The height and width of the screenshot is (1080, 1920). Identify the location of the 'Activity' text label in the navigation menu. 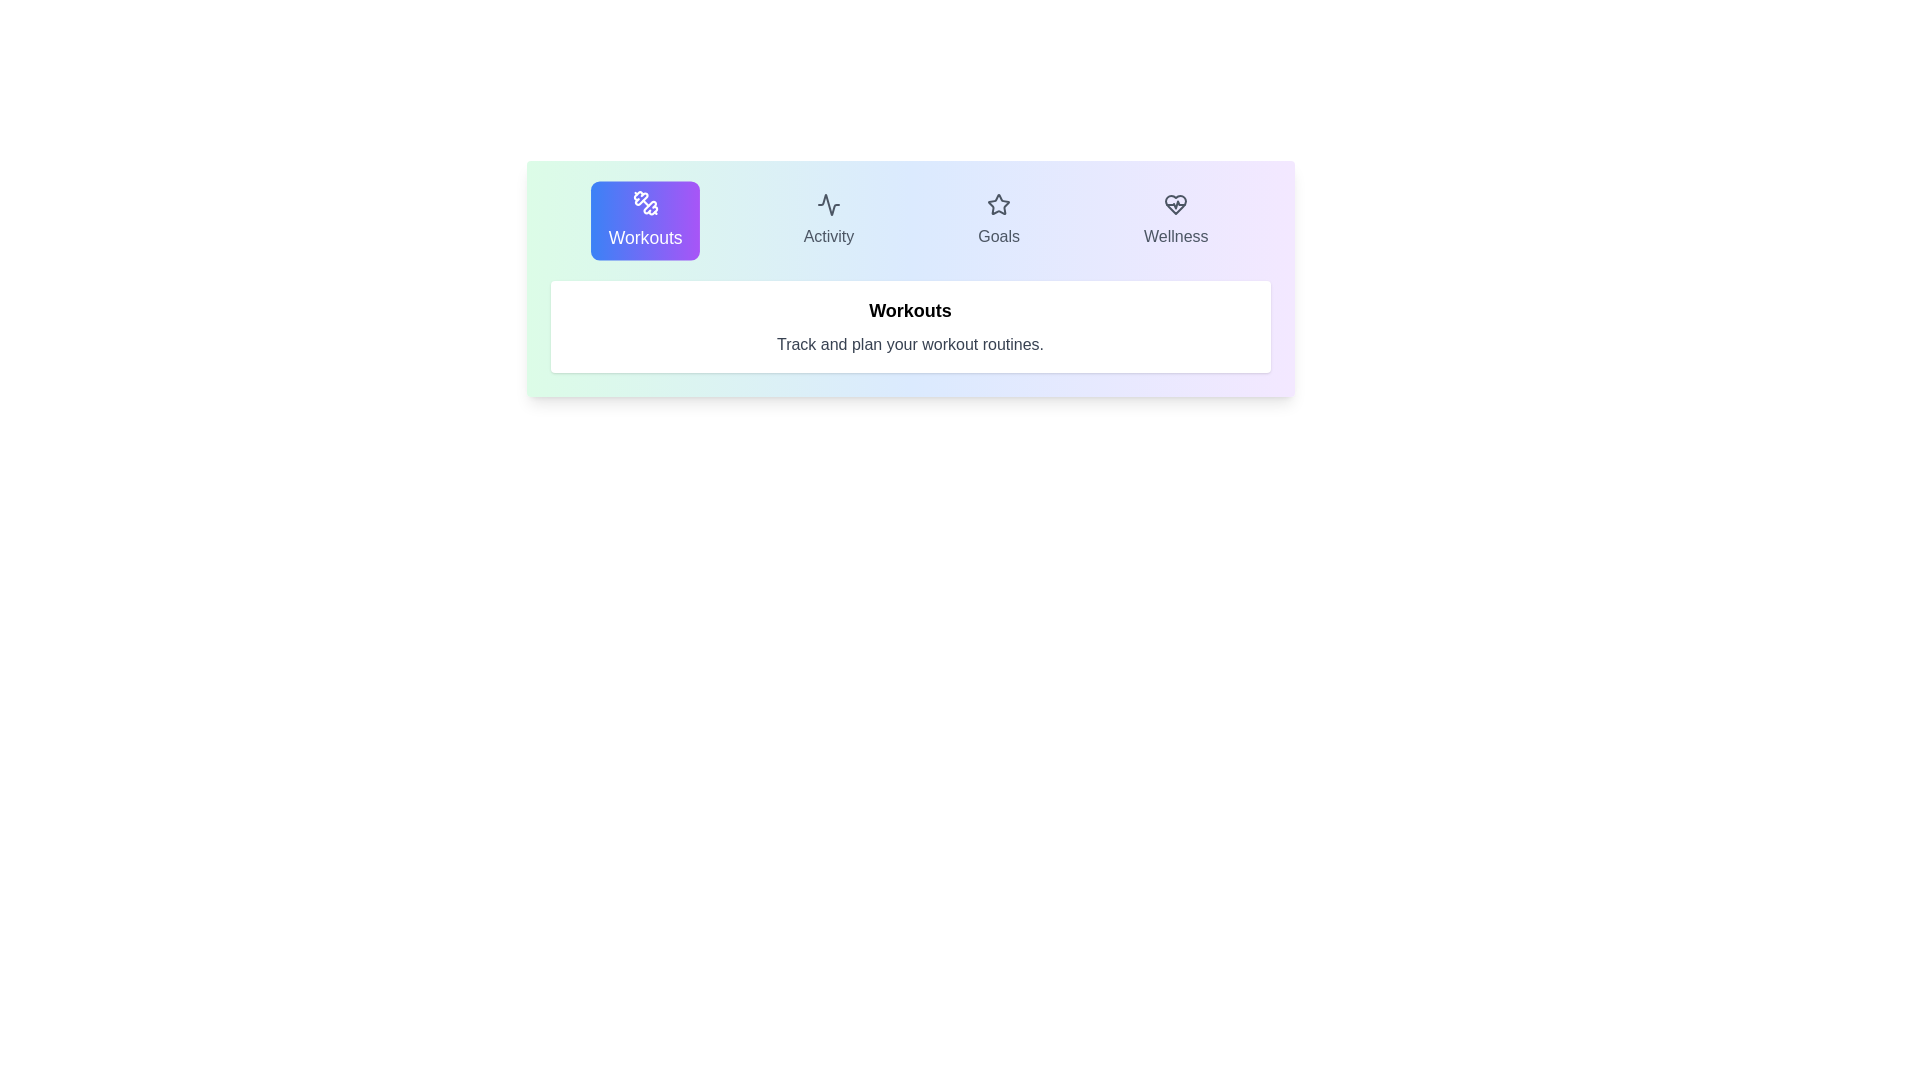
(829, 235).